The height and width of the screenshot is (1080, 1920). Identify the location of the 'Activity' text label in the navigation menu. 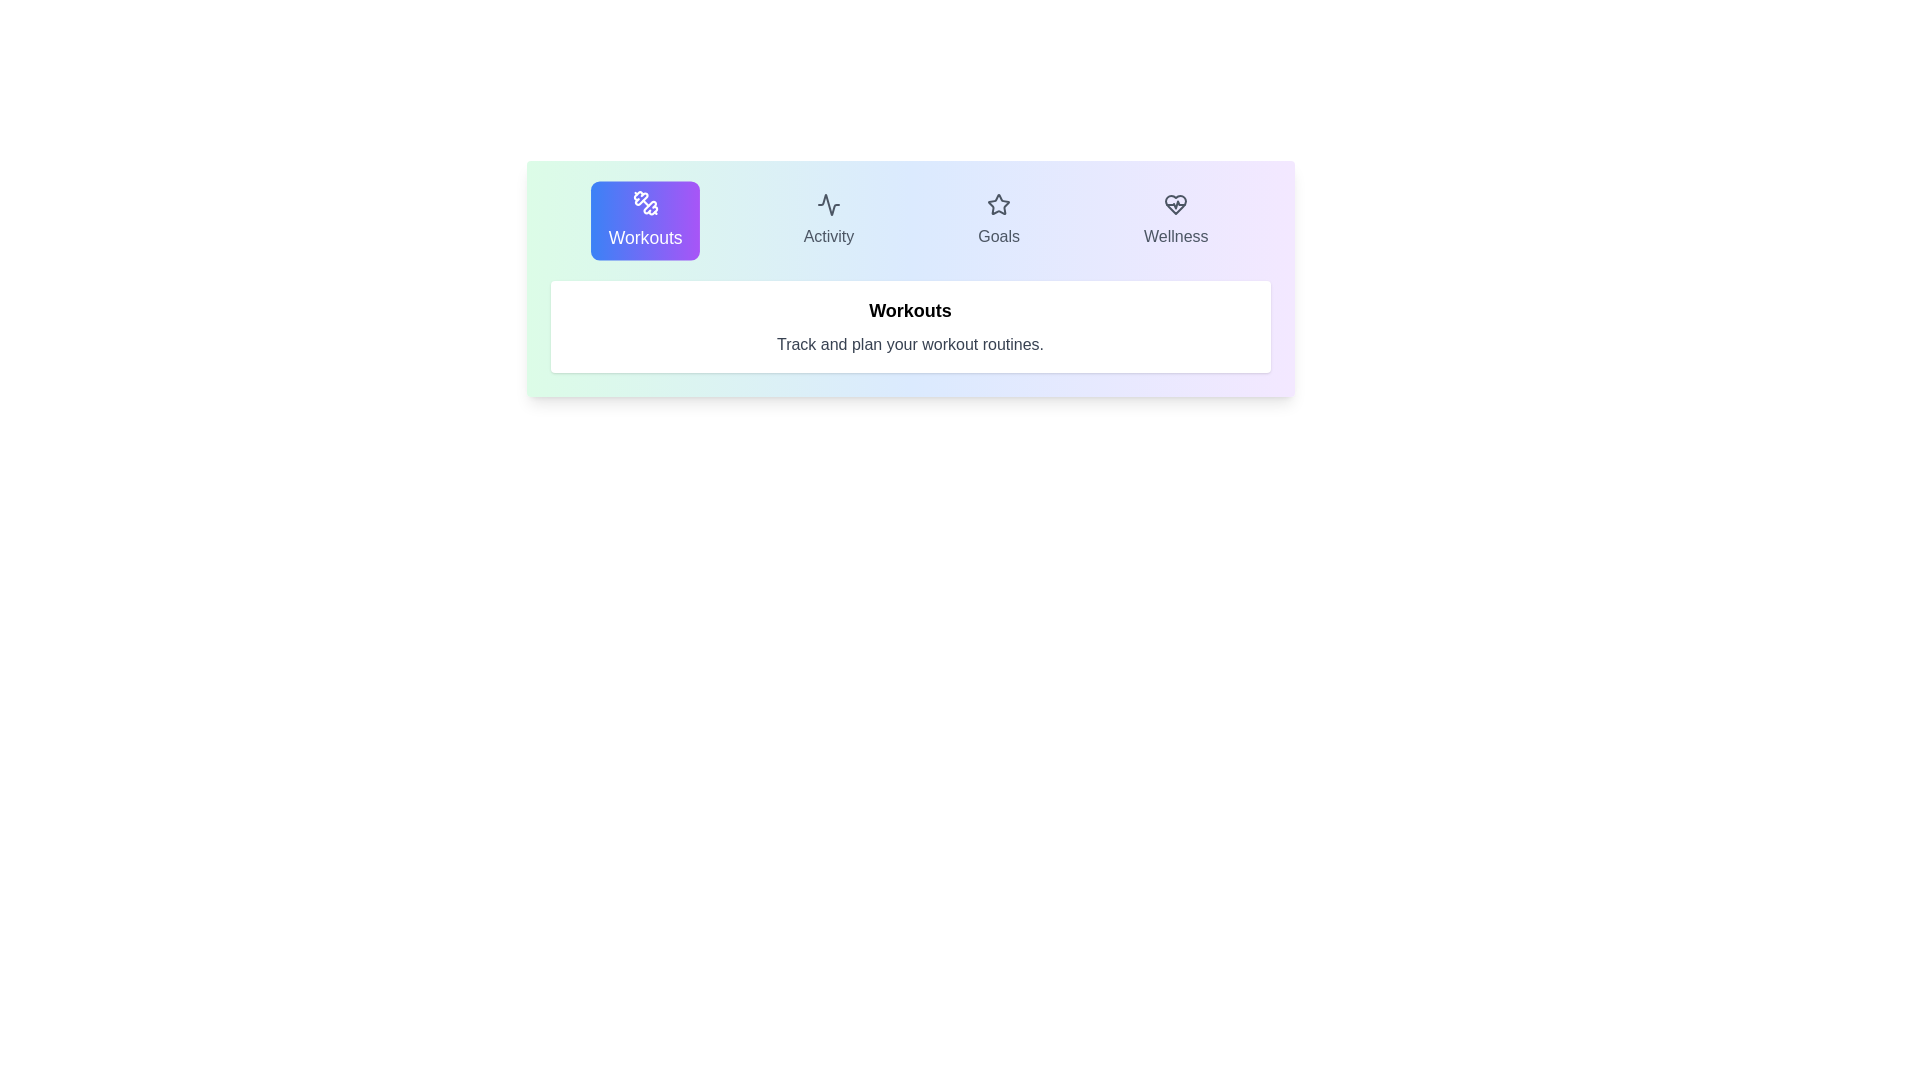
(829, 235).